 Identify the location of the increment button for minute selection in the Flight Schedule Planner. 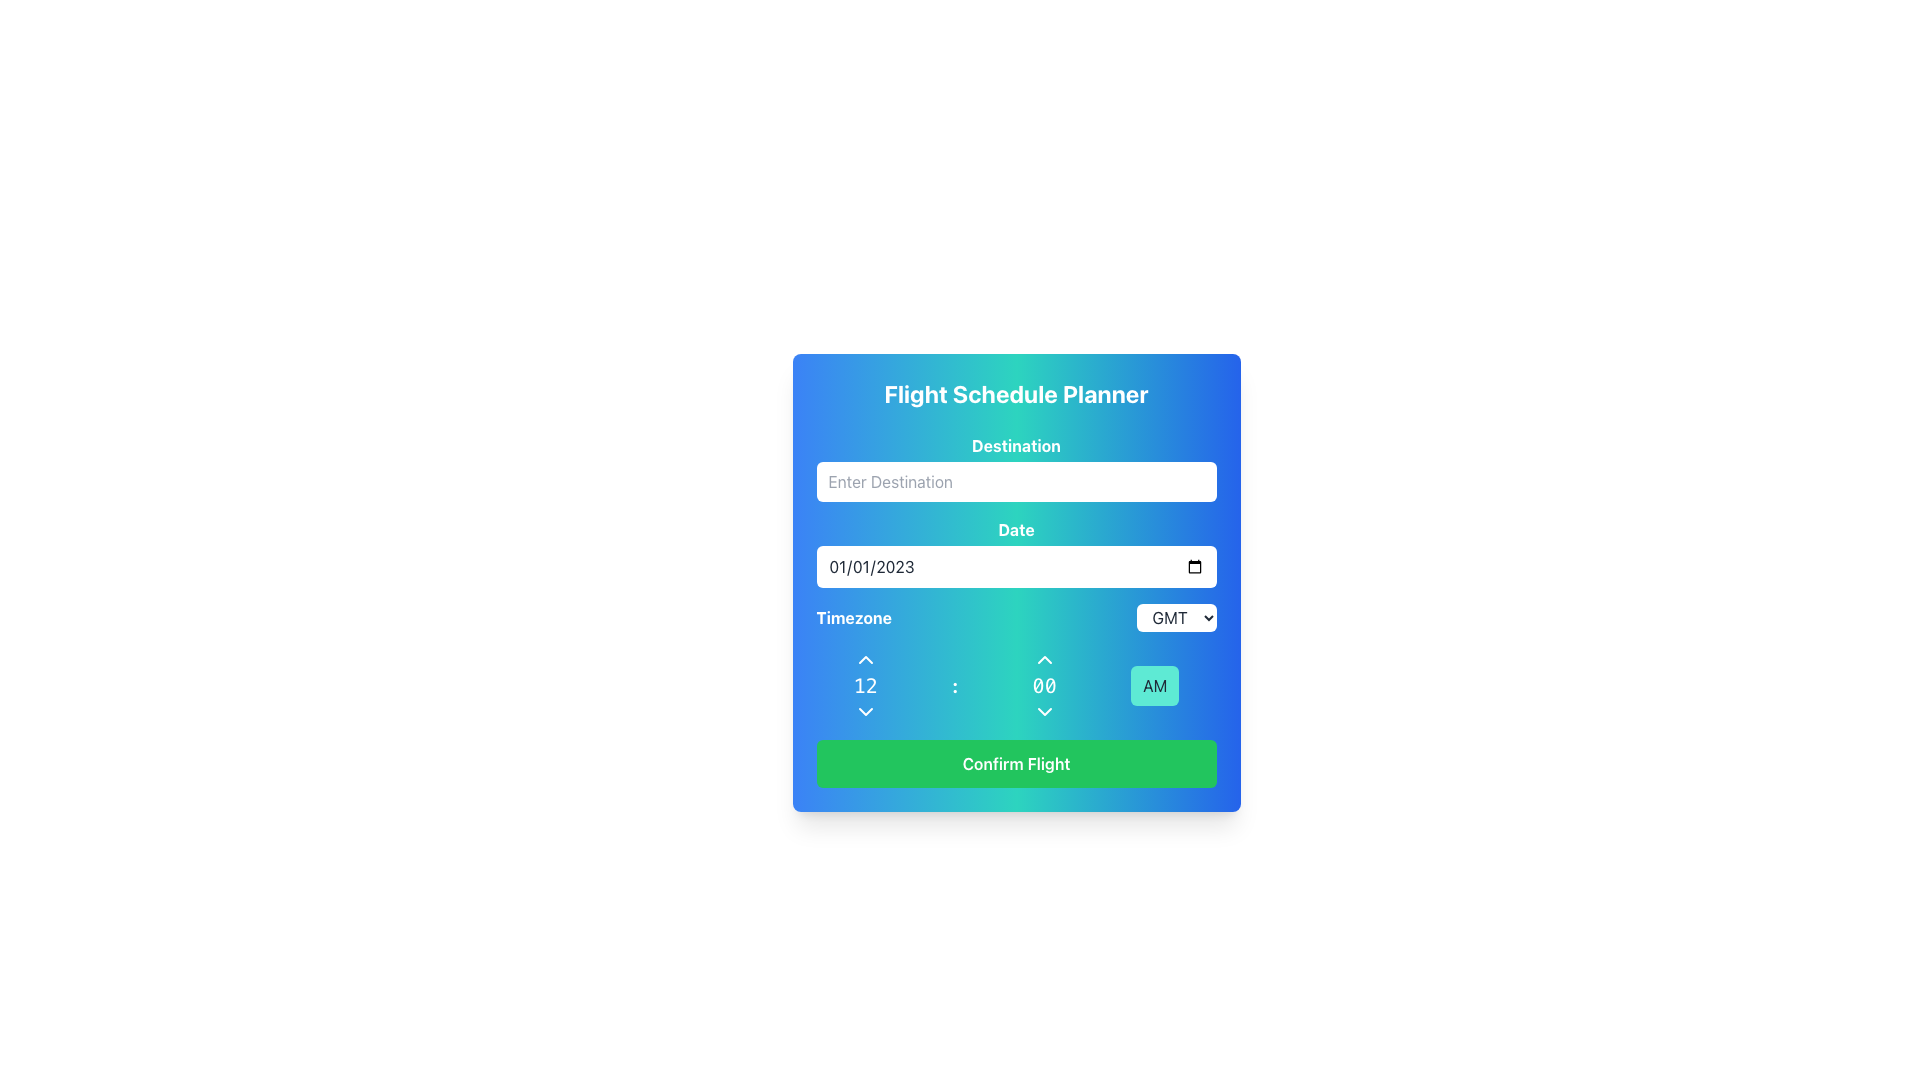
(1043, 659).